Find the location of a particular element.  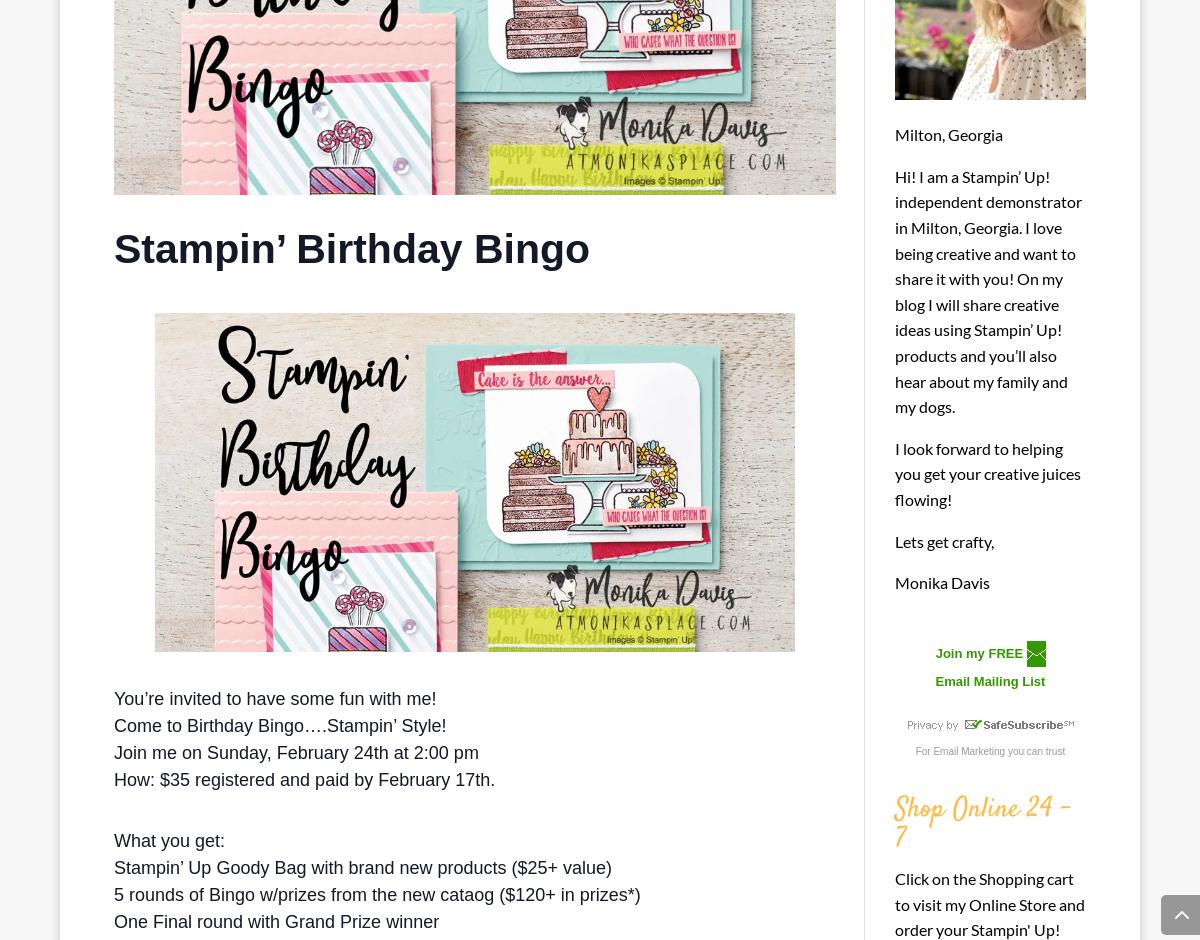

'You’re invited to have some fun with me!' is located at coordinates (274, 697).